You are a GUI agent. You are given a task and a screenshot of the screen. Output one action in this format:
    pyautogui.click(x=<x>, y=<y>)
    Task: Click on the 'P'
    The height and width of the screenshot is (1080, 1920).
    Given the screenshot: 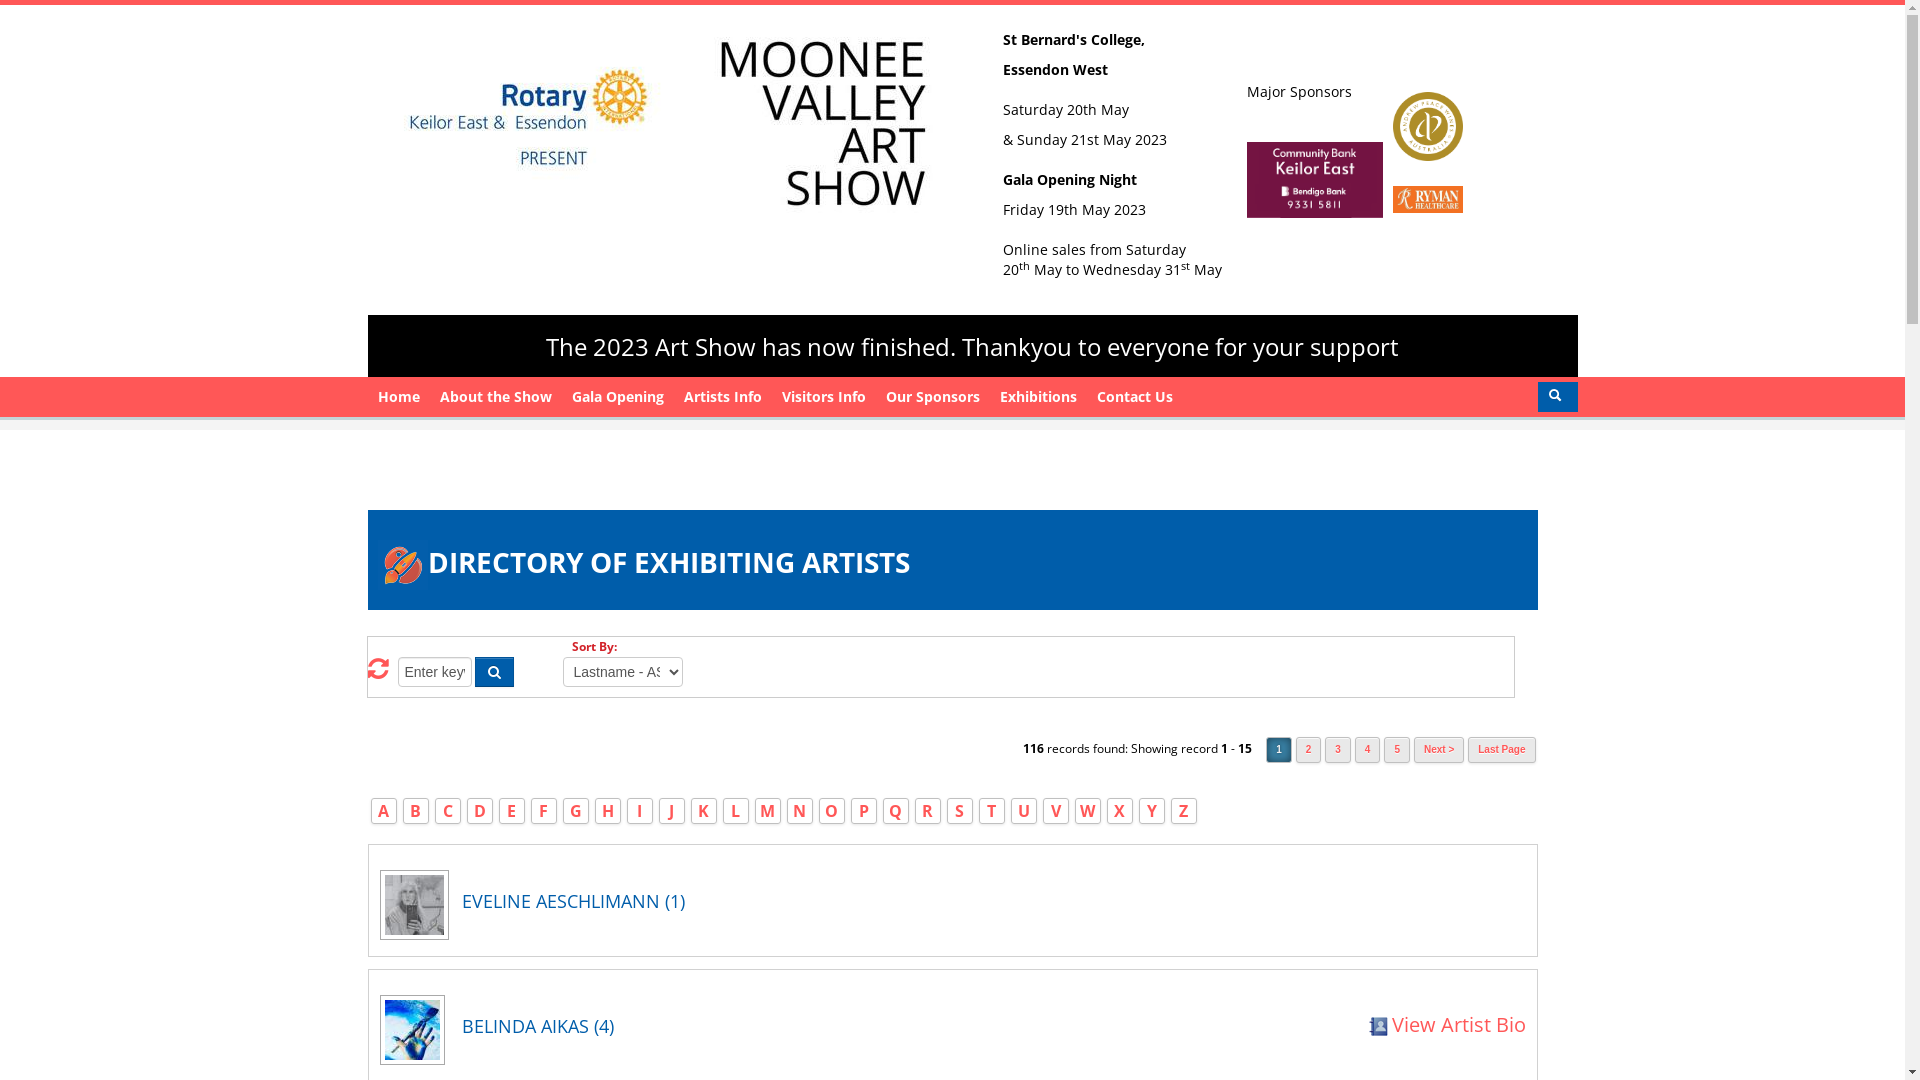 What is the action you would take?
    pyautogui.click(x=863, y=810)
    